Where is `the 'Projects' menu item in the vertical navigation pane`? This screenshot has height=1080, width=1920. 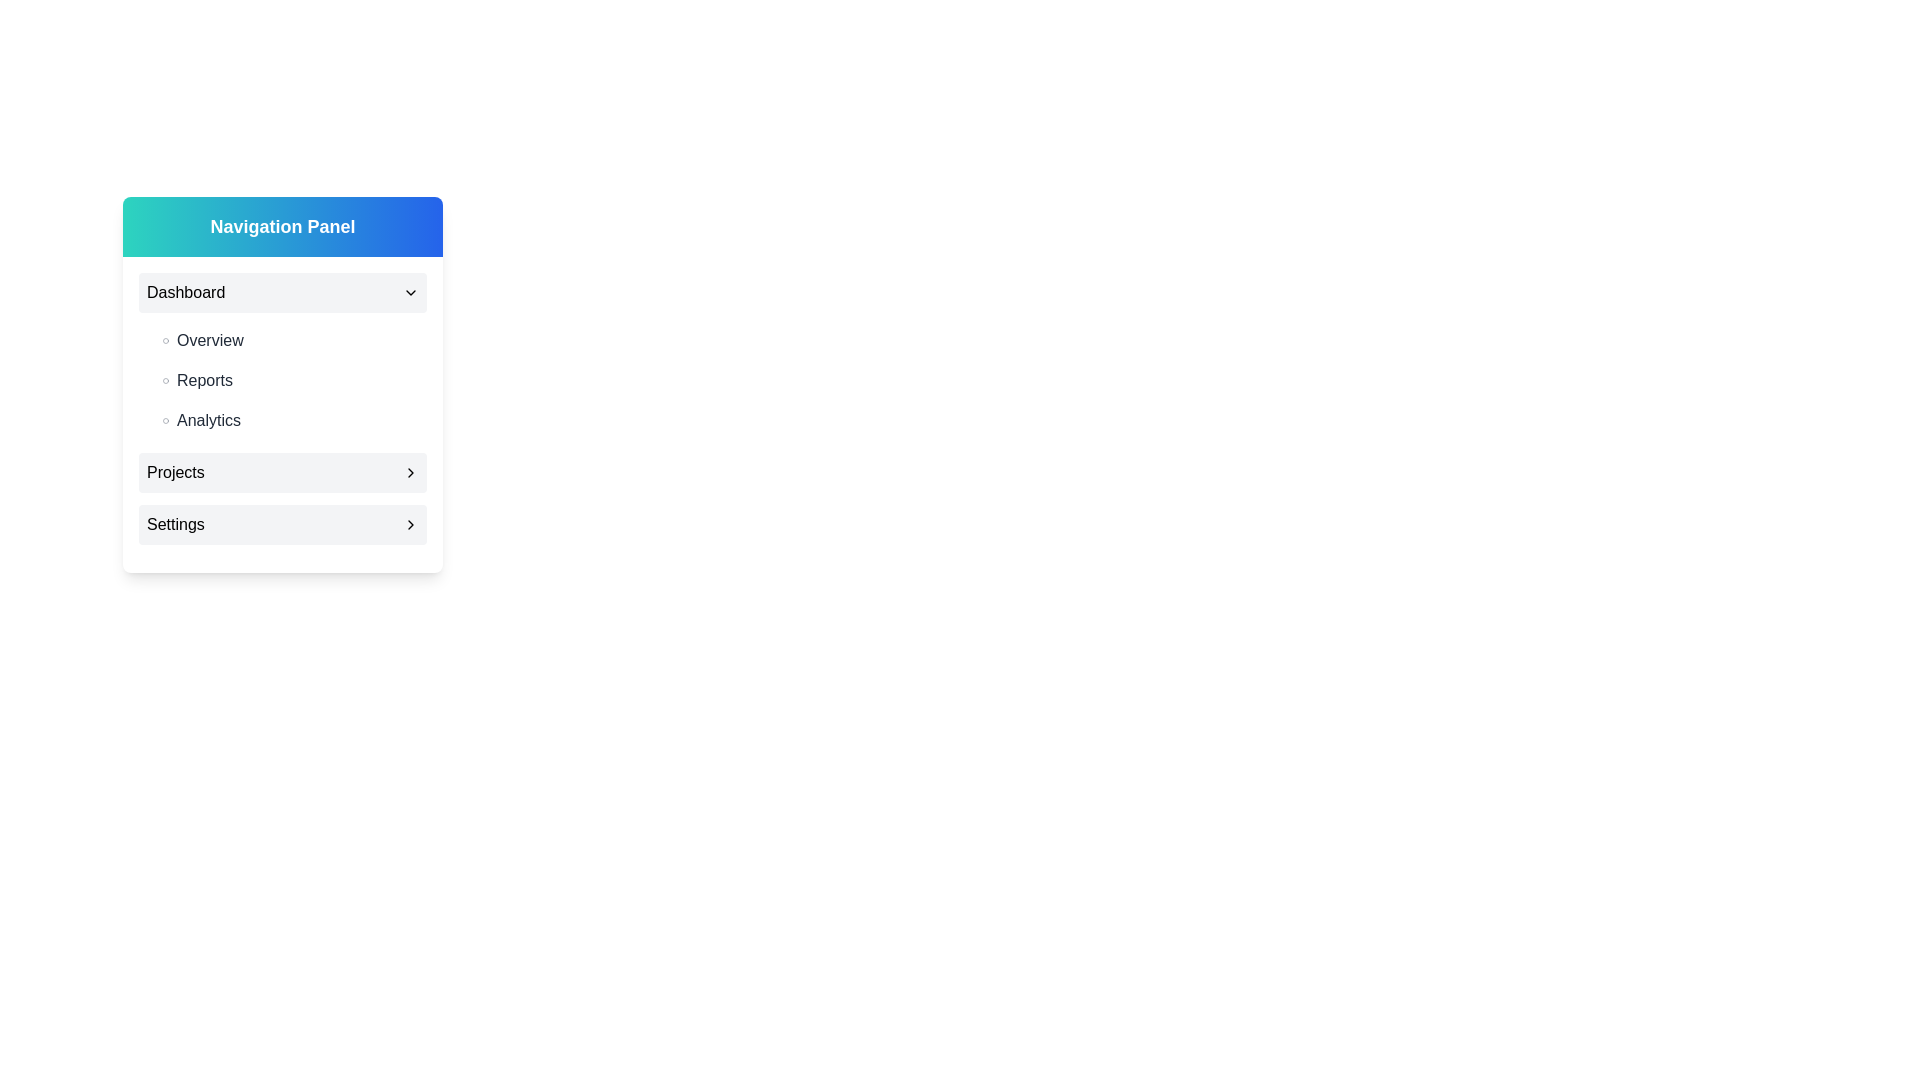 the 'Projects' menu item in the vertical navigation pane is located at coordinates (282, 473).